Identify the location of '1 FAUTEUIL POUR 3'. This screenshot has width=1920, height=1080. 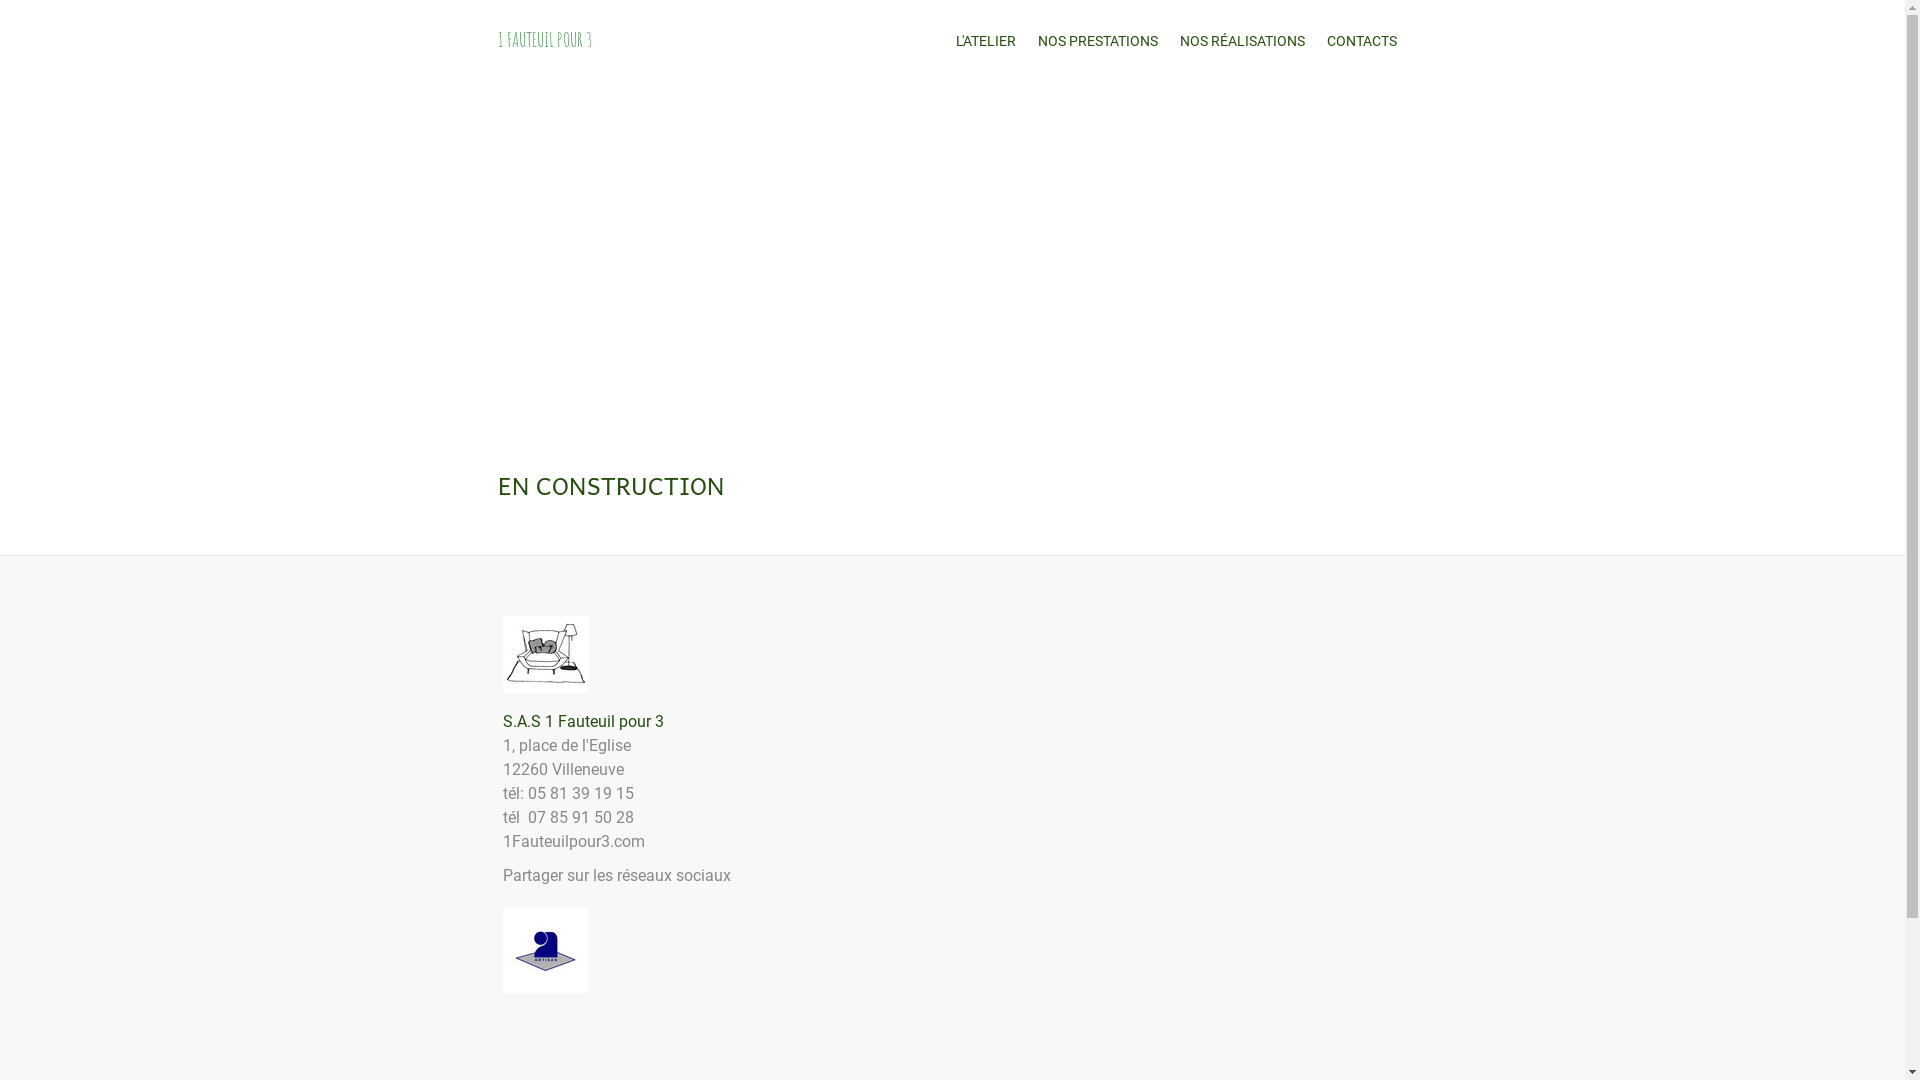
(545, 42).